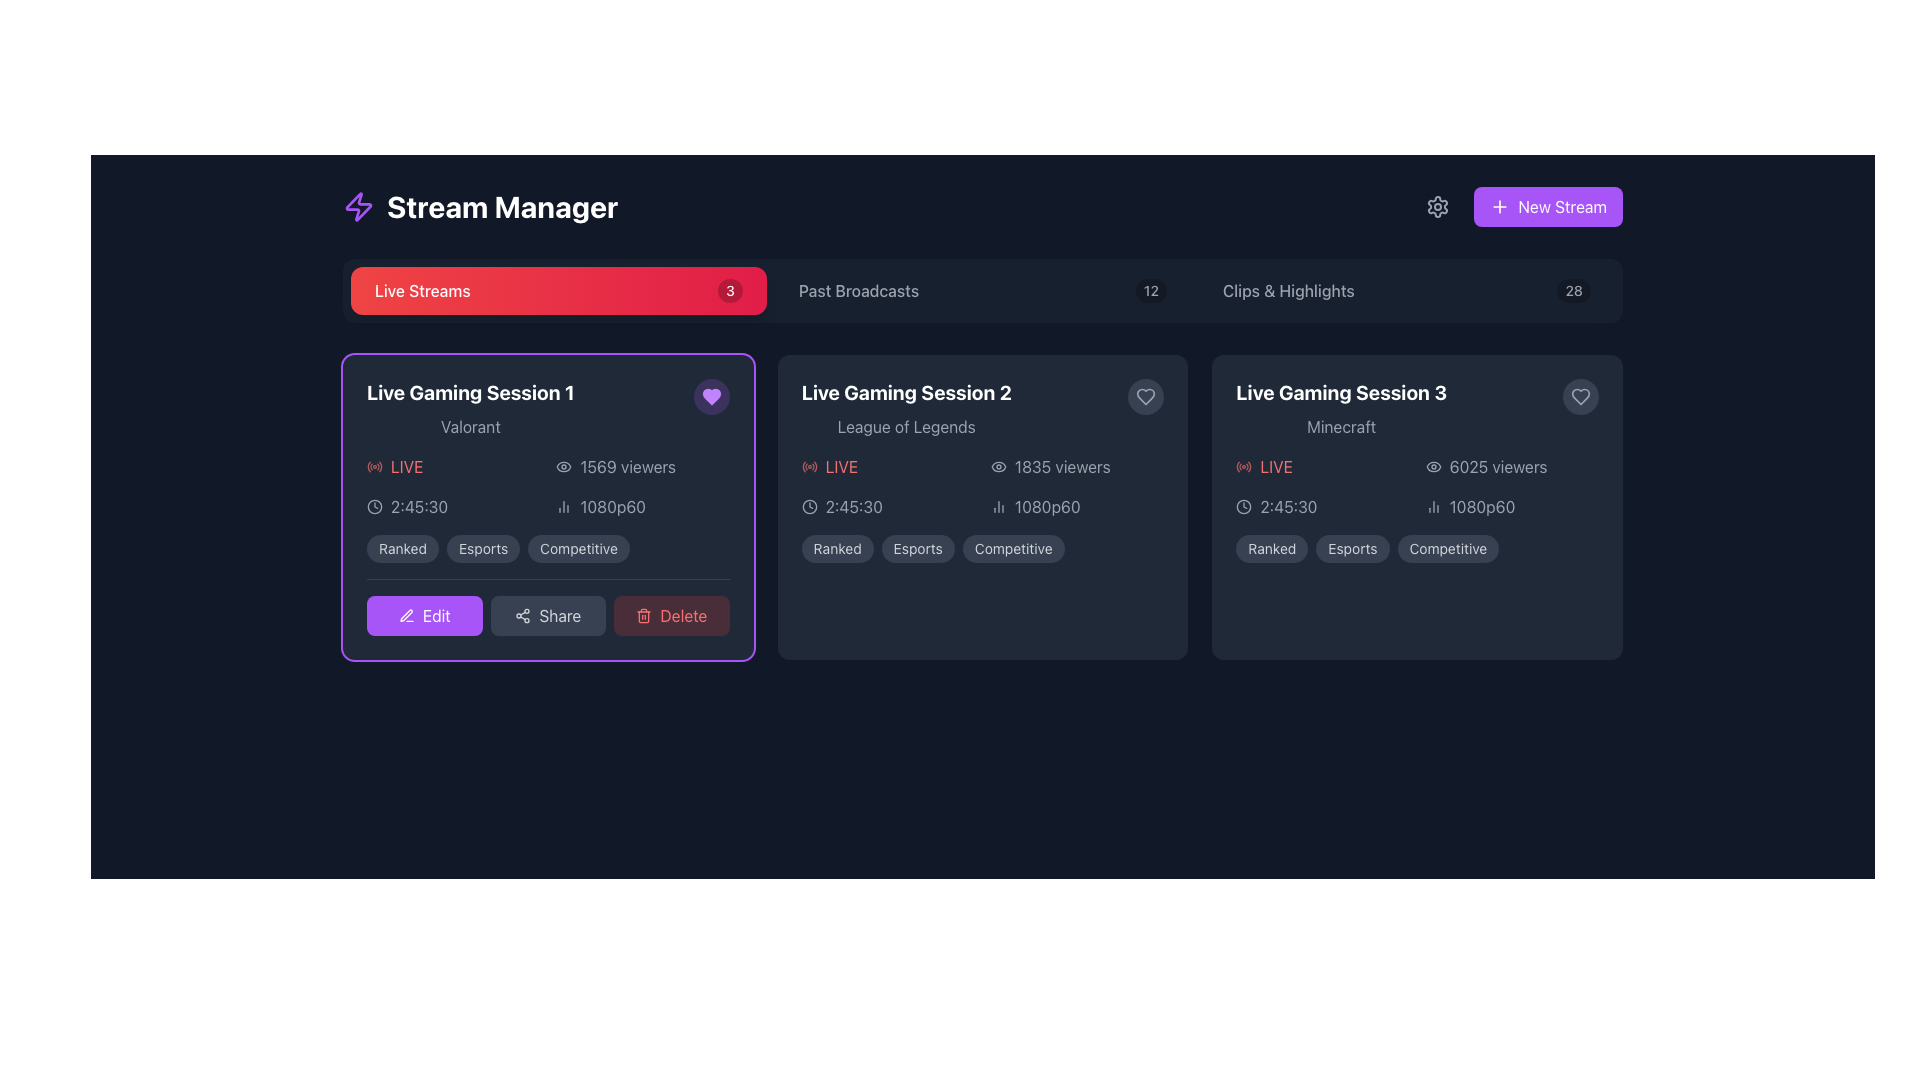  I want to click on the vibrant purple 'Edit' button with a white pen icon, so click(423, 615).